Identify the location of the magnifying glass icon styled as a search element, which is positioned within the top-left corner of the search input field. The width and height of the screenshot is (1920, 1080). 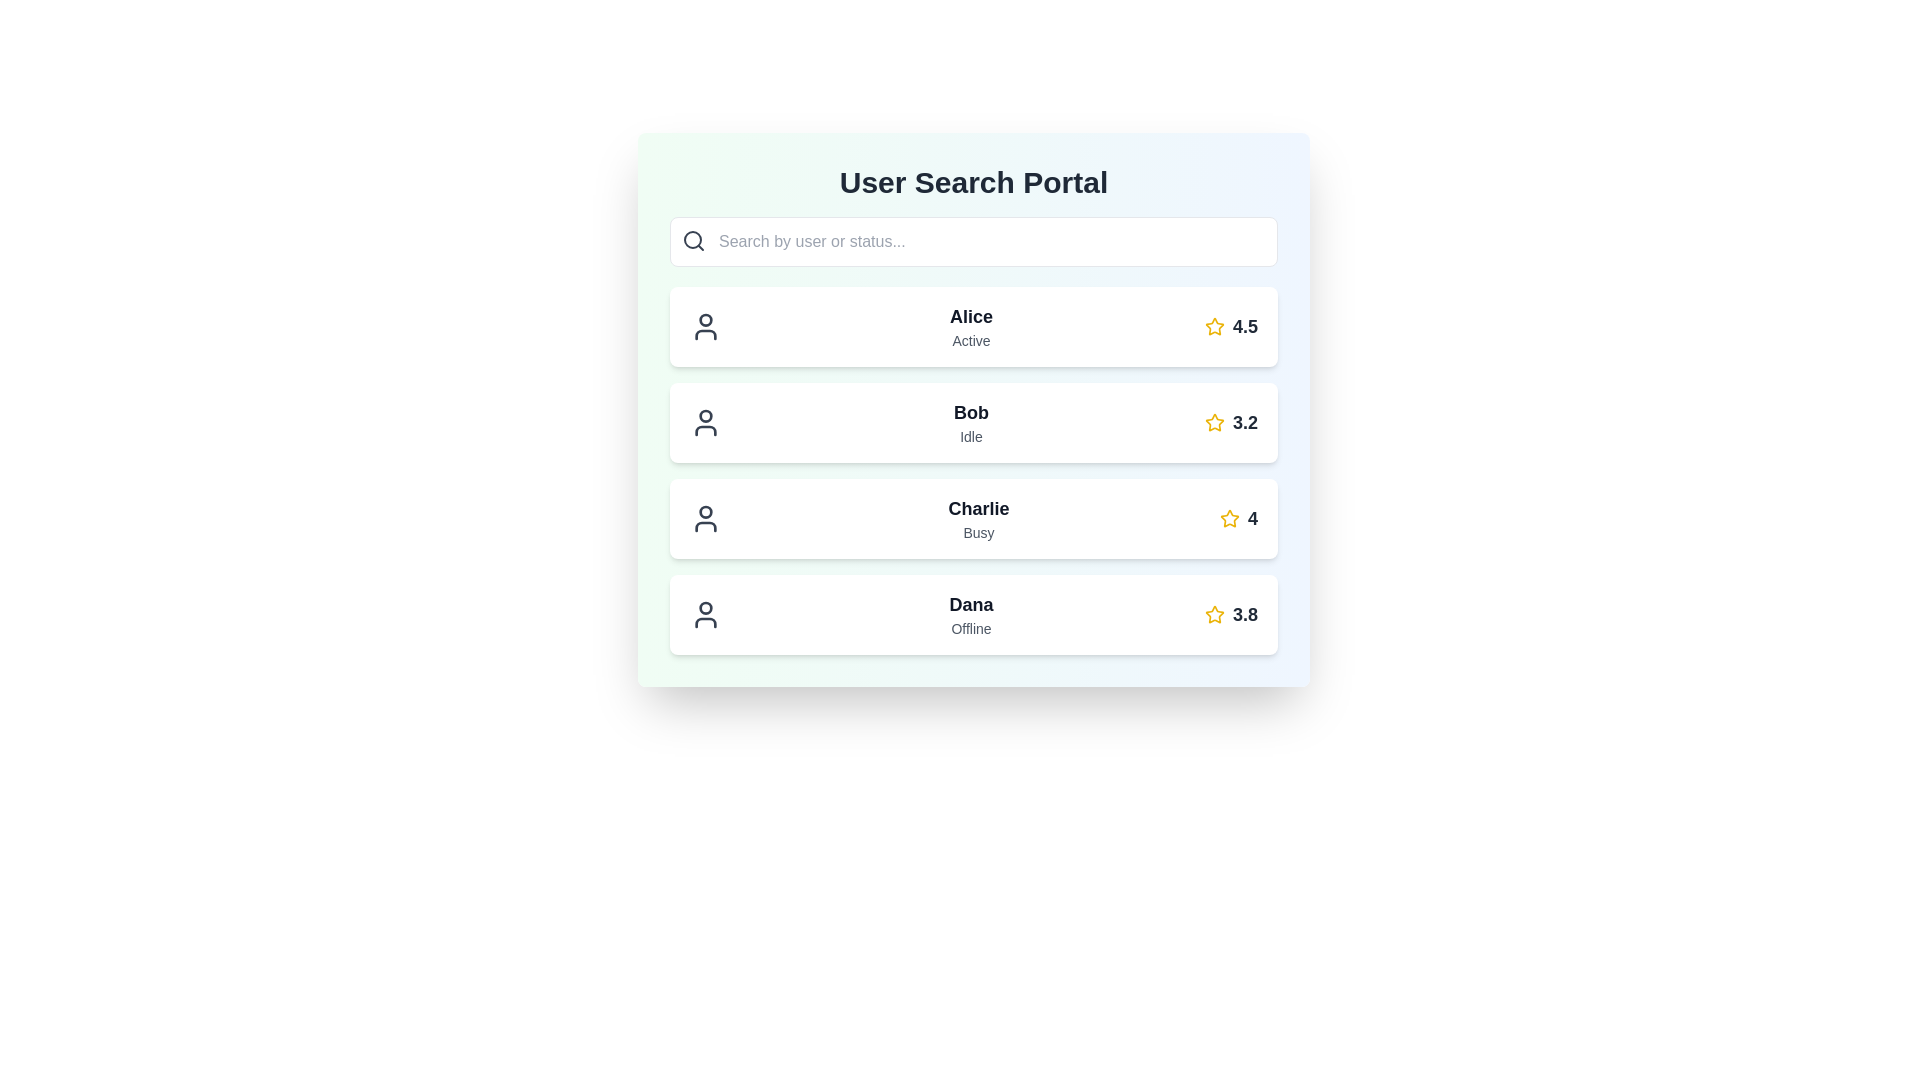
(694, 239).